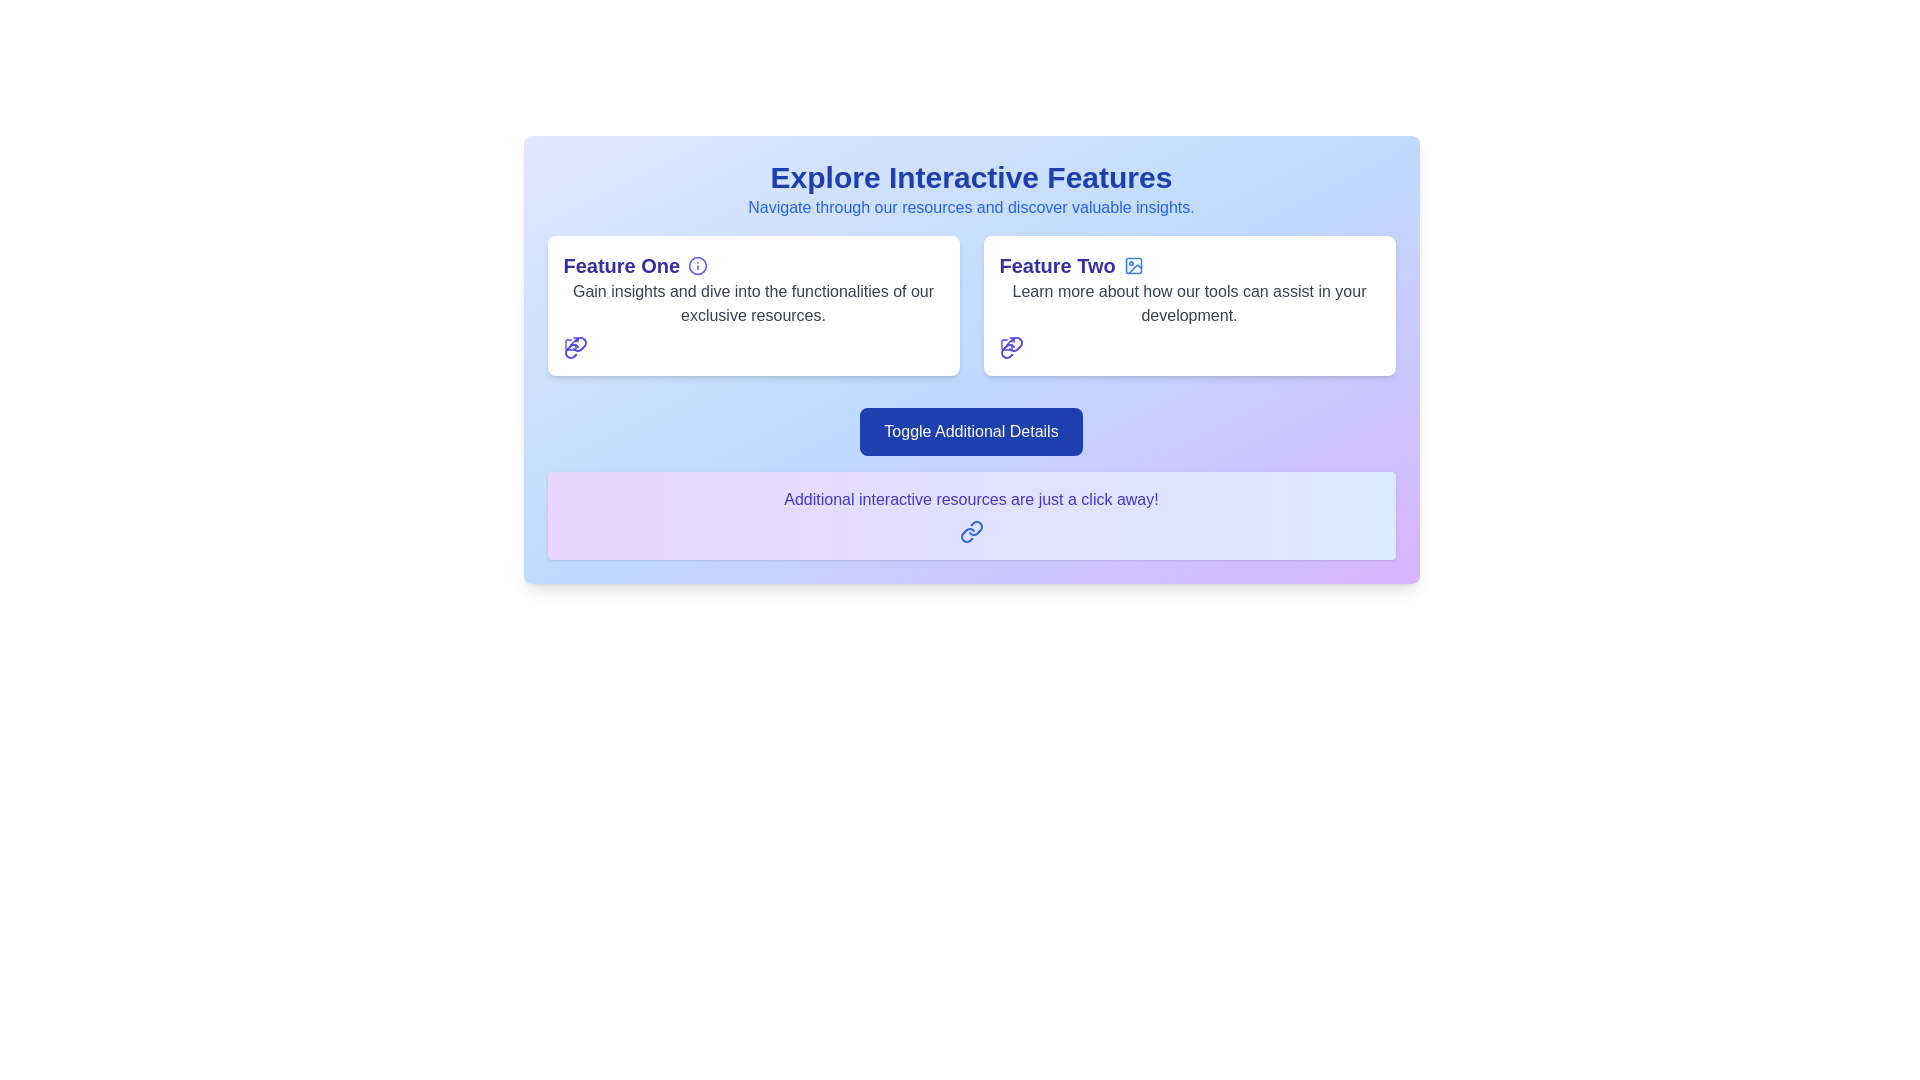 This screenshot has height=1080, width=1920. Describe the element at coordinates (574, 346) in the screenshot. I see `the link icon, which is represented by a graphic of two interlocking chain links, located at the bottom-left side of the 'Feature One' card` at that location.